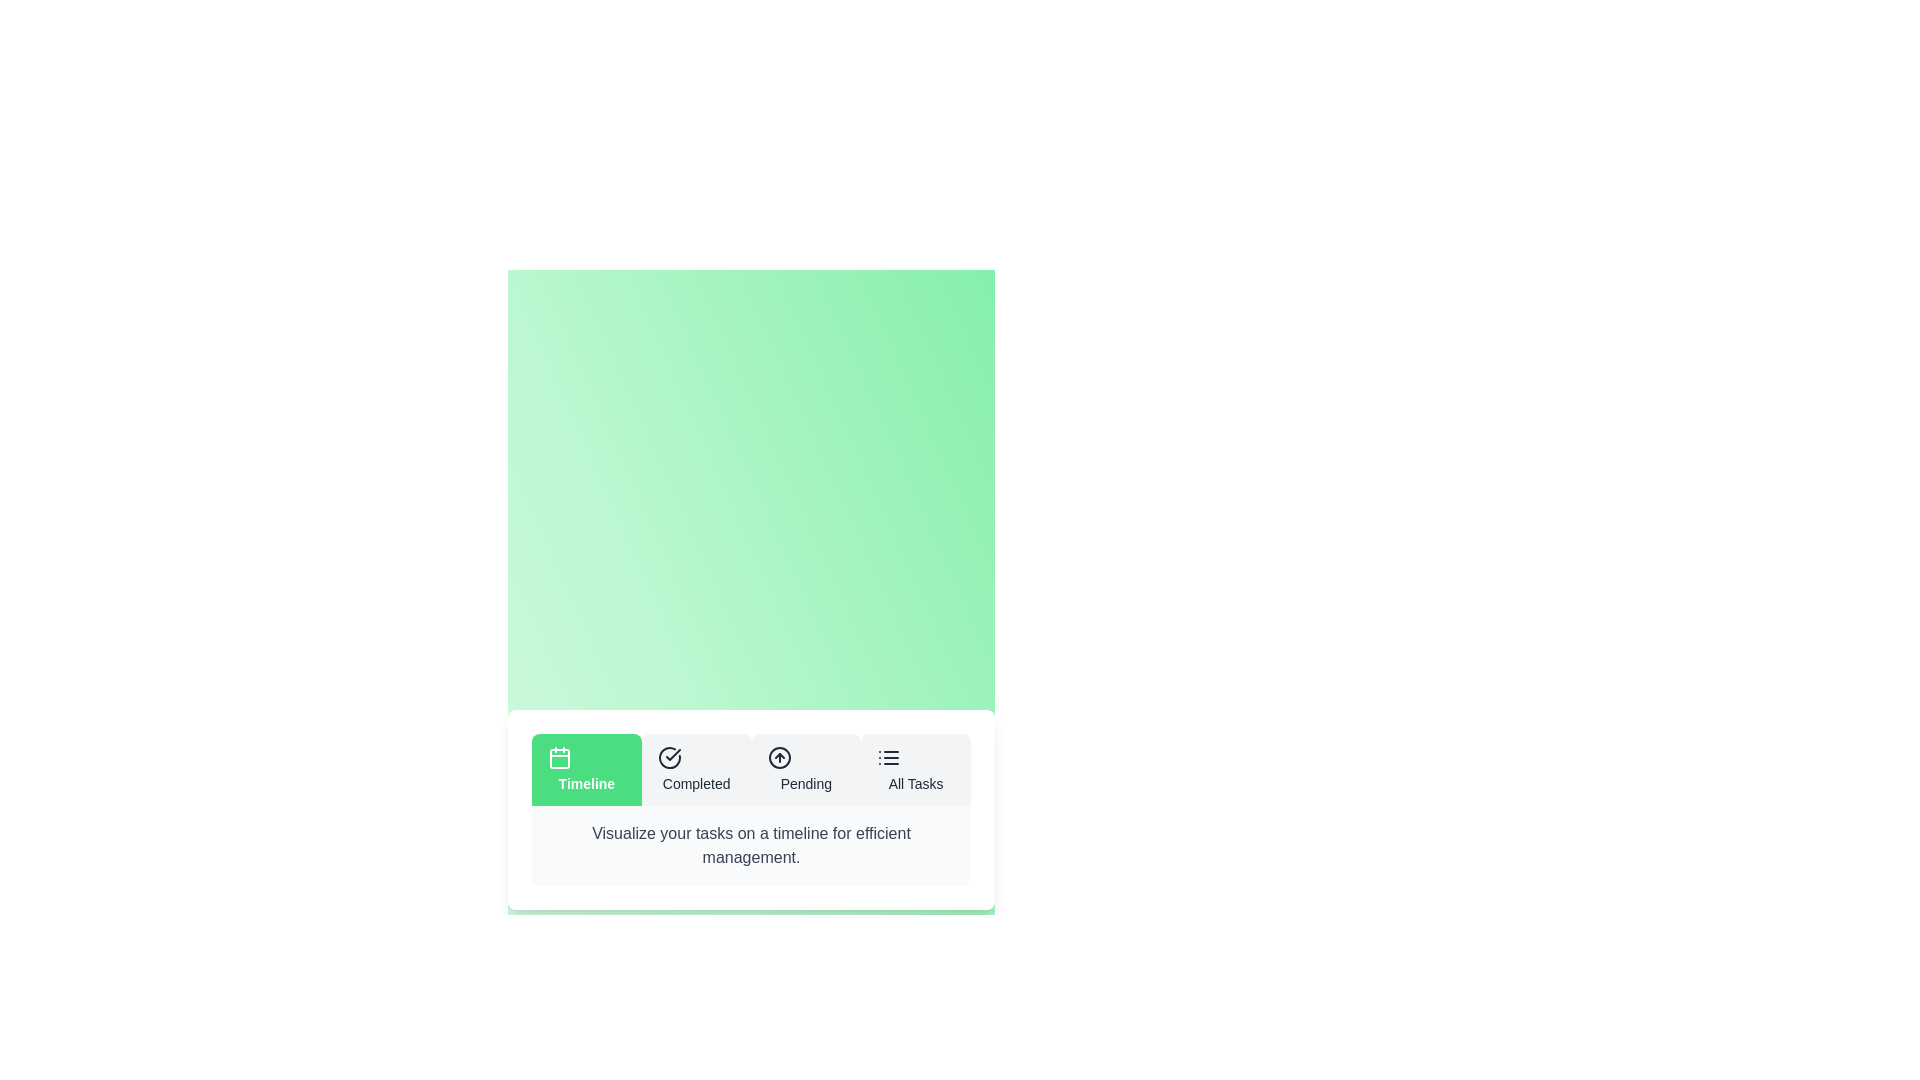  Describe the element at coordinates (585, 769) in the screenshot. I see `the Timeline tab to view its hover effect` at that location.